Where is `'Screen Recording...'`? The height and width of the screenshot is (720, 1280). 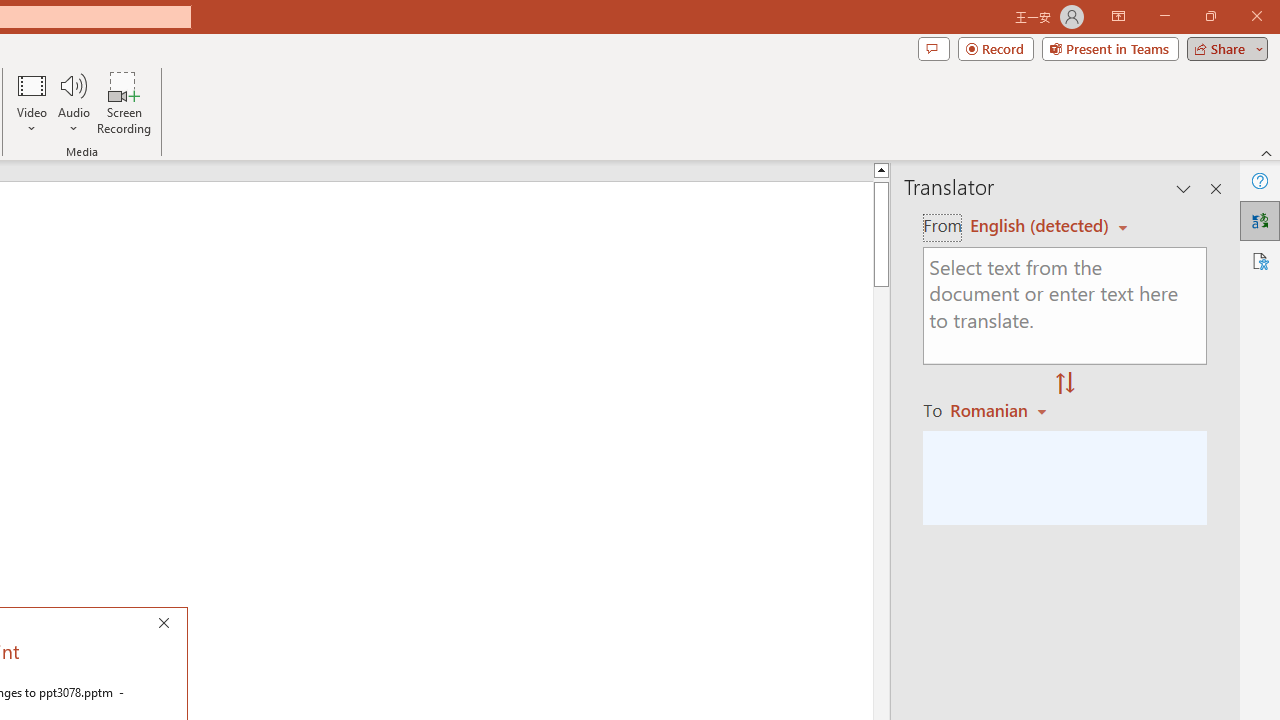
'Screen Recording...' is located at coordinates (123, 103).